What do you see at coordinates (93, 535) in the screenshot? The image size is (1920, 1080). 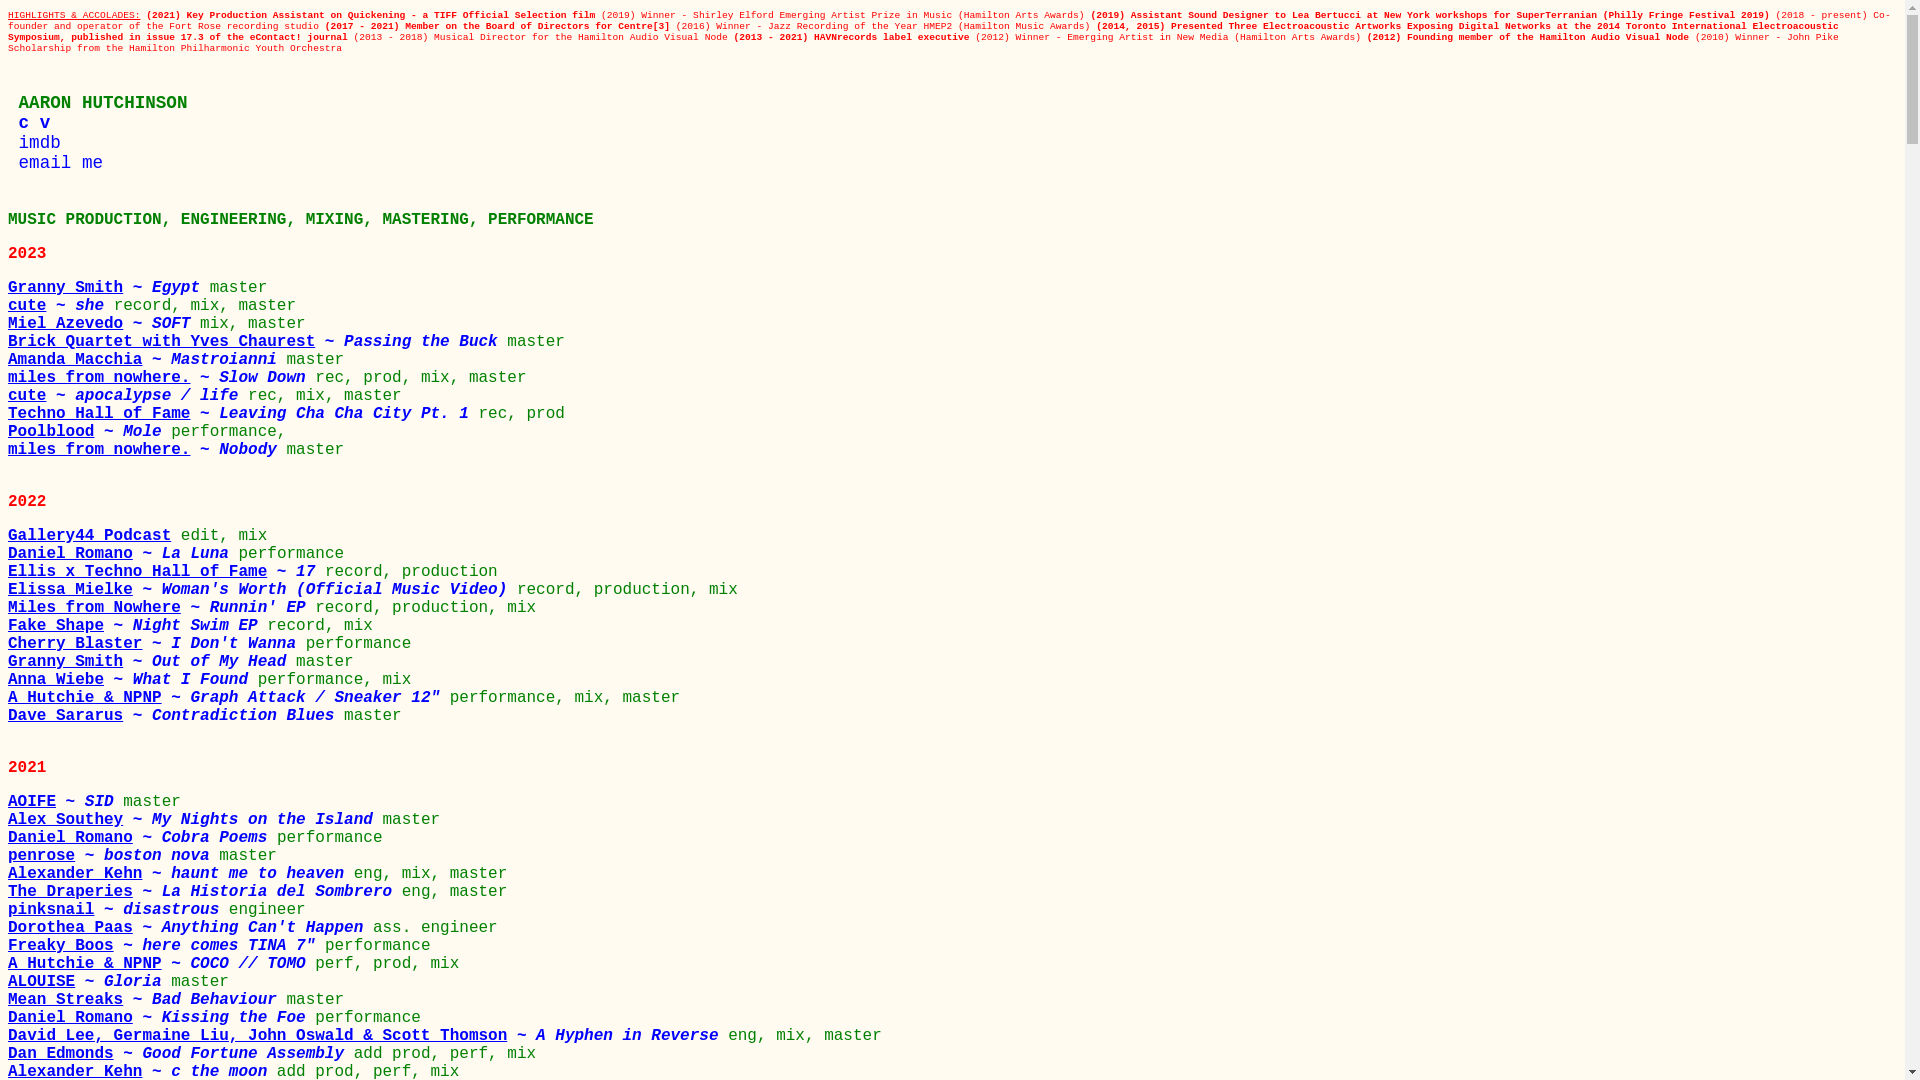 I see `'Gallery44 Podcast'` at bounding box center [93, 535].